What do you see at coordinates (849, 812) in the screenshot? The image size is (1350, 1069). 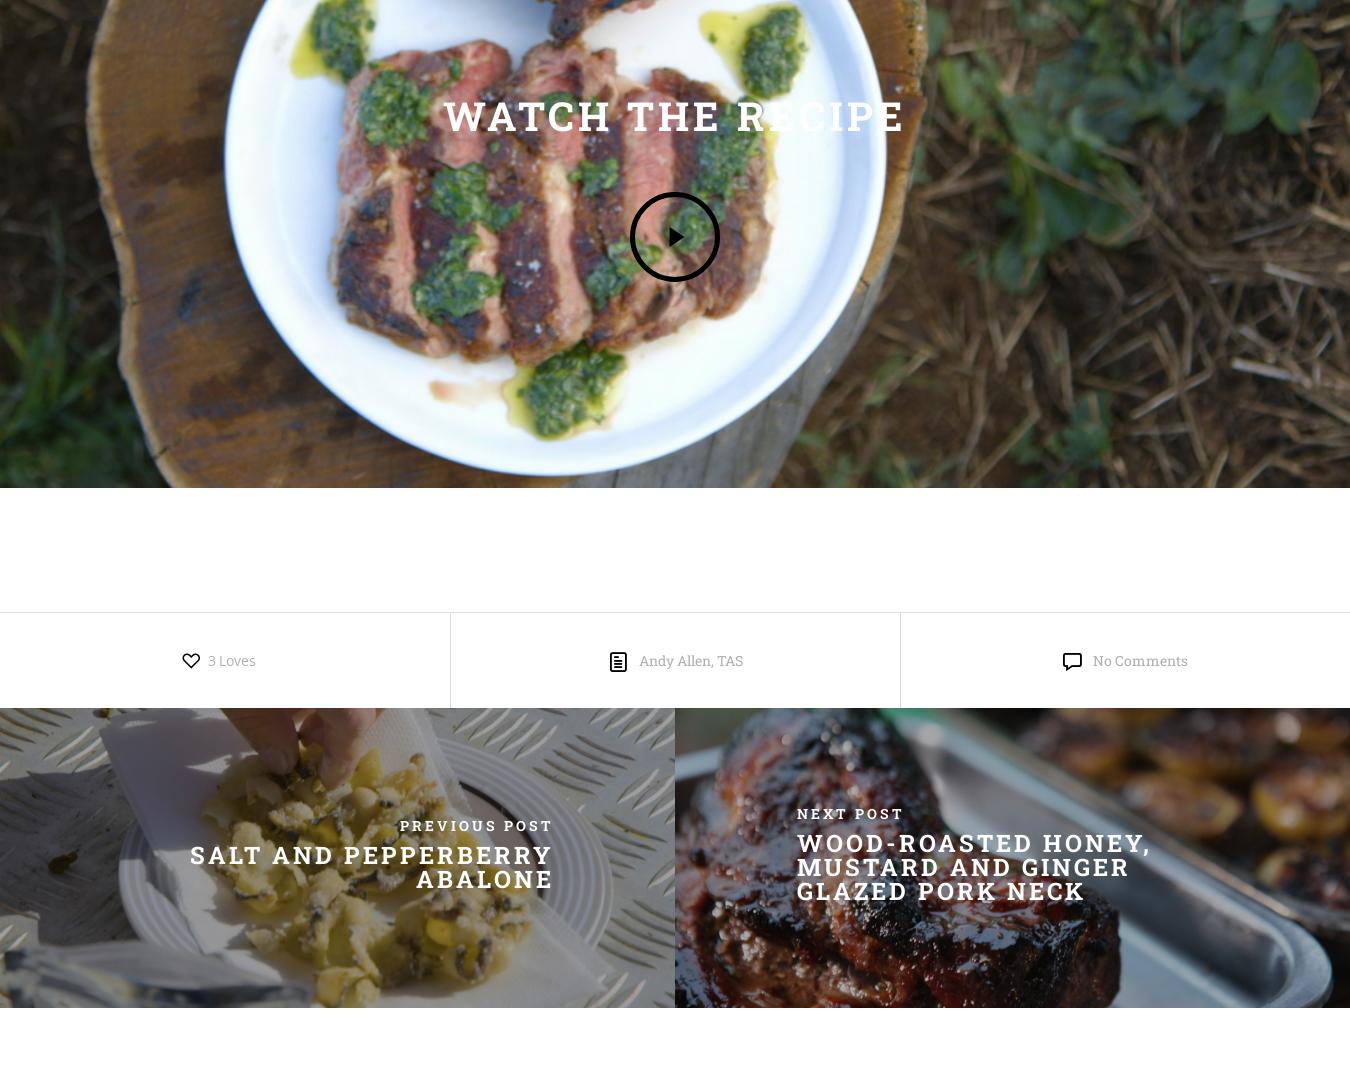 I see `'Next Post'` at bounding box center [849, 812].